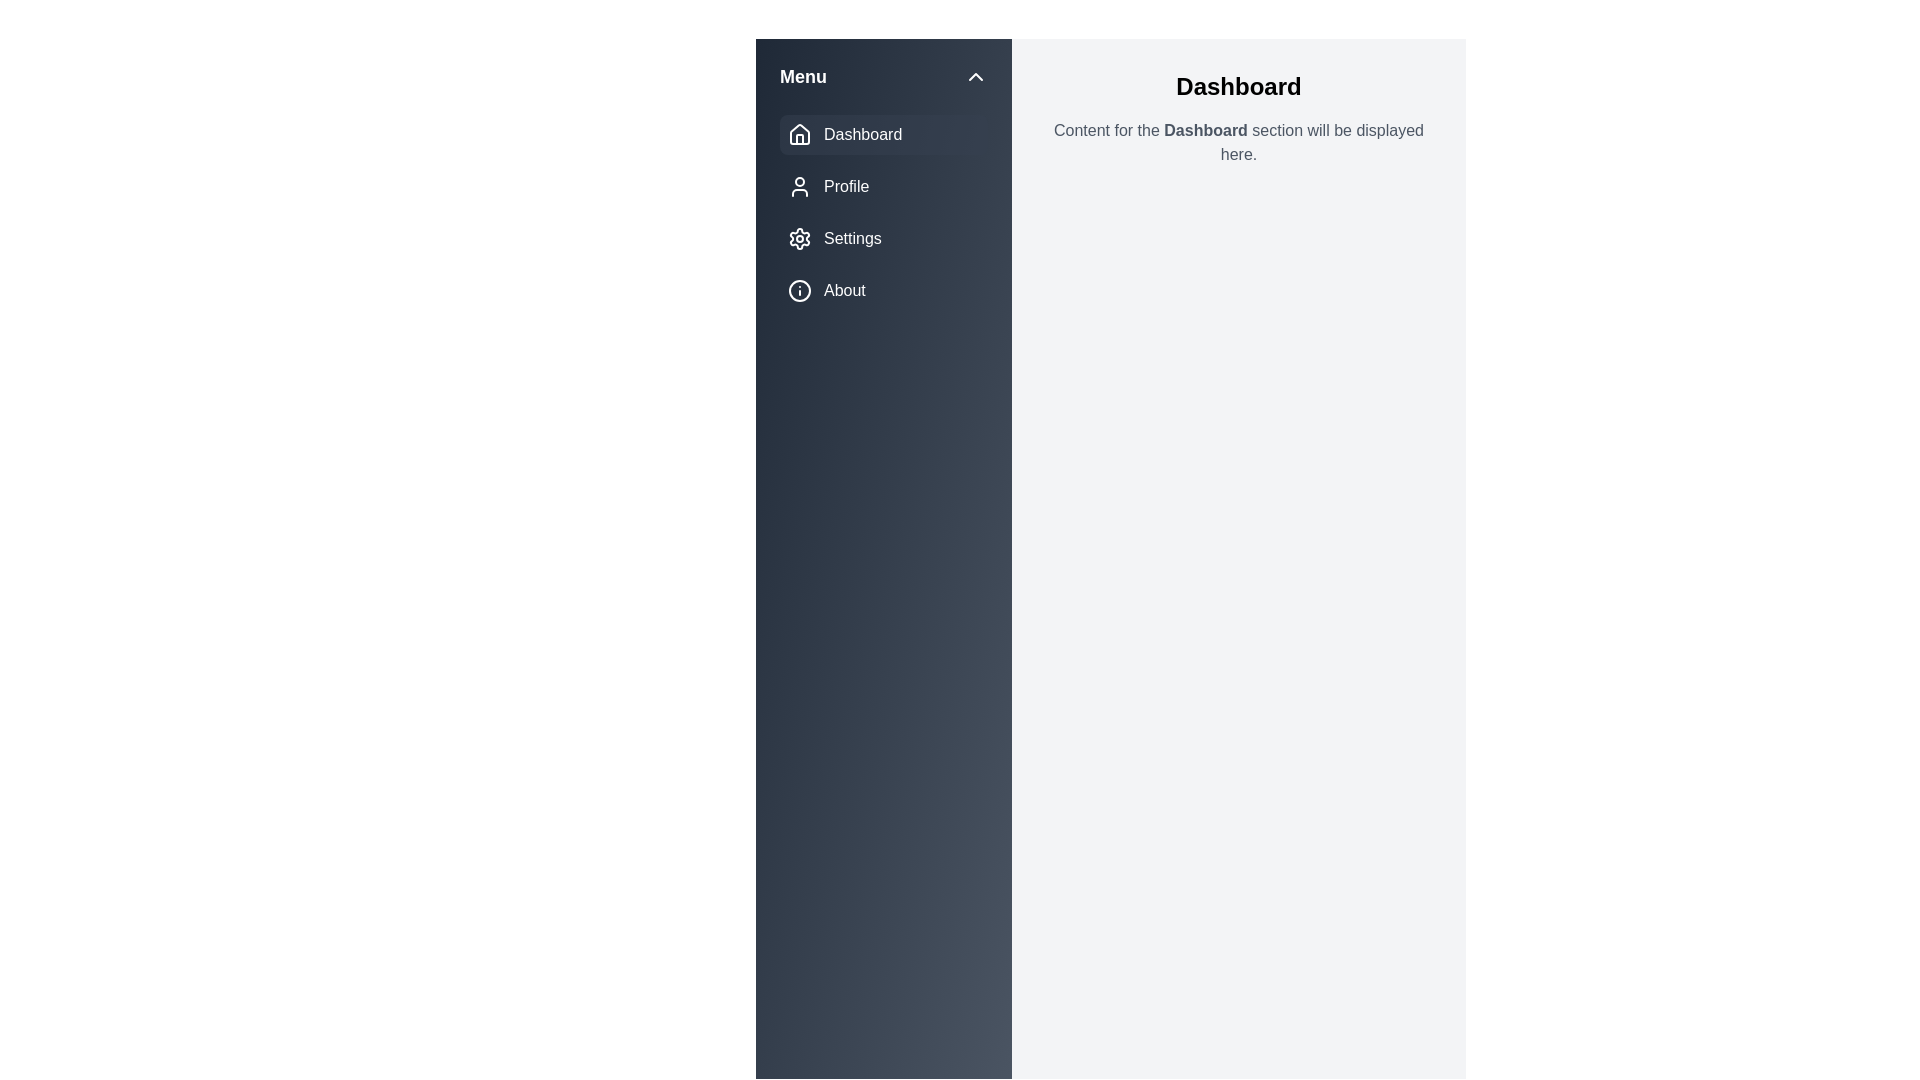 Image resolution: width=1920 pixels, height=1080 pixels. Describe the element at coordinates (800, 238) in the screenshot. I see `the settings icon located in the main navigation sidebar, which is positioned next to the 'Settings' label, below 'Profile', and above 'About'` at that location.